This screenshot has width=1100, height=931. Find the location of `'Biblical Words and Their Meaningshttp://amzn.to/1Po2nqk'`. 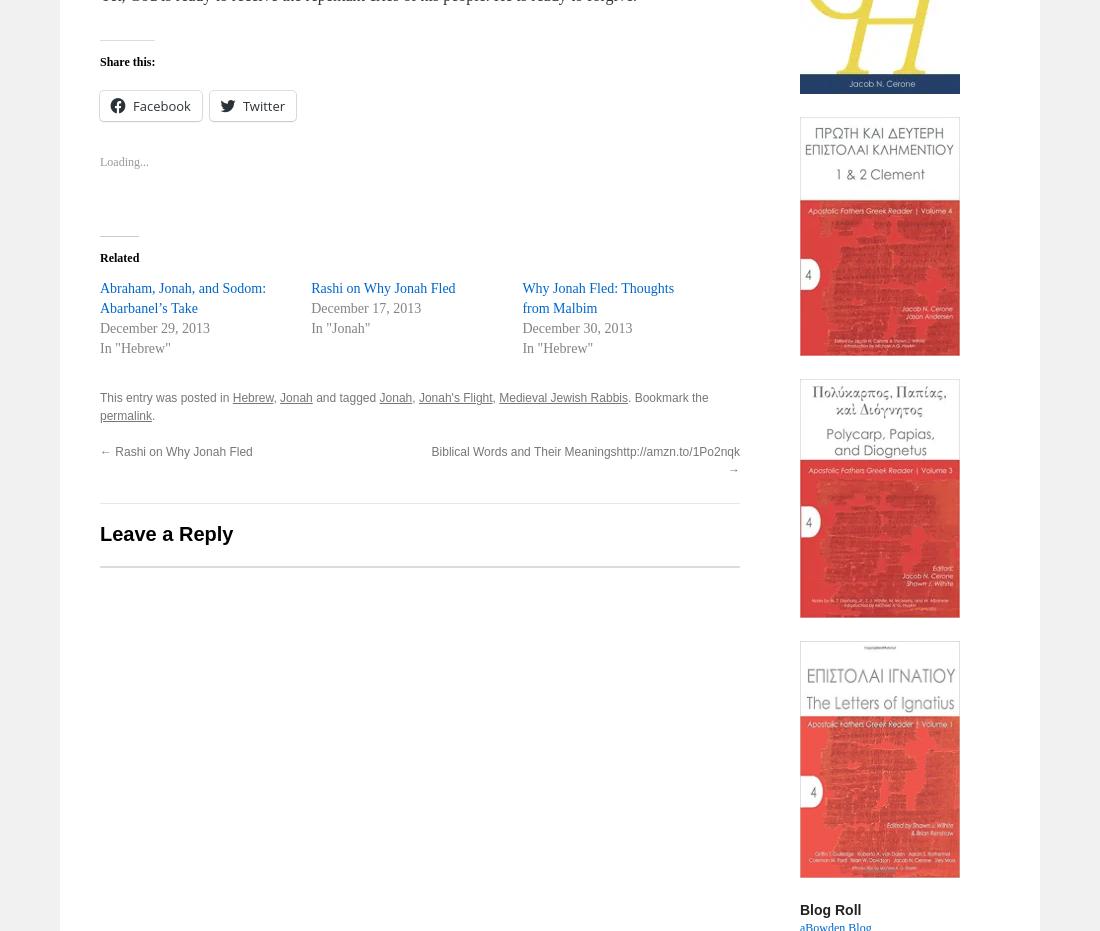

'Biblical Words and Their Meaningshttp://amzn.to/1Po2nqk' is located at coordinates (584, 451).